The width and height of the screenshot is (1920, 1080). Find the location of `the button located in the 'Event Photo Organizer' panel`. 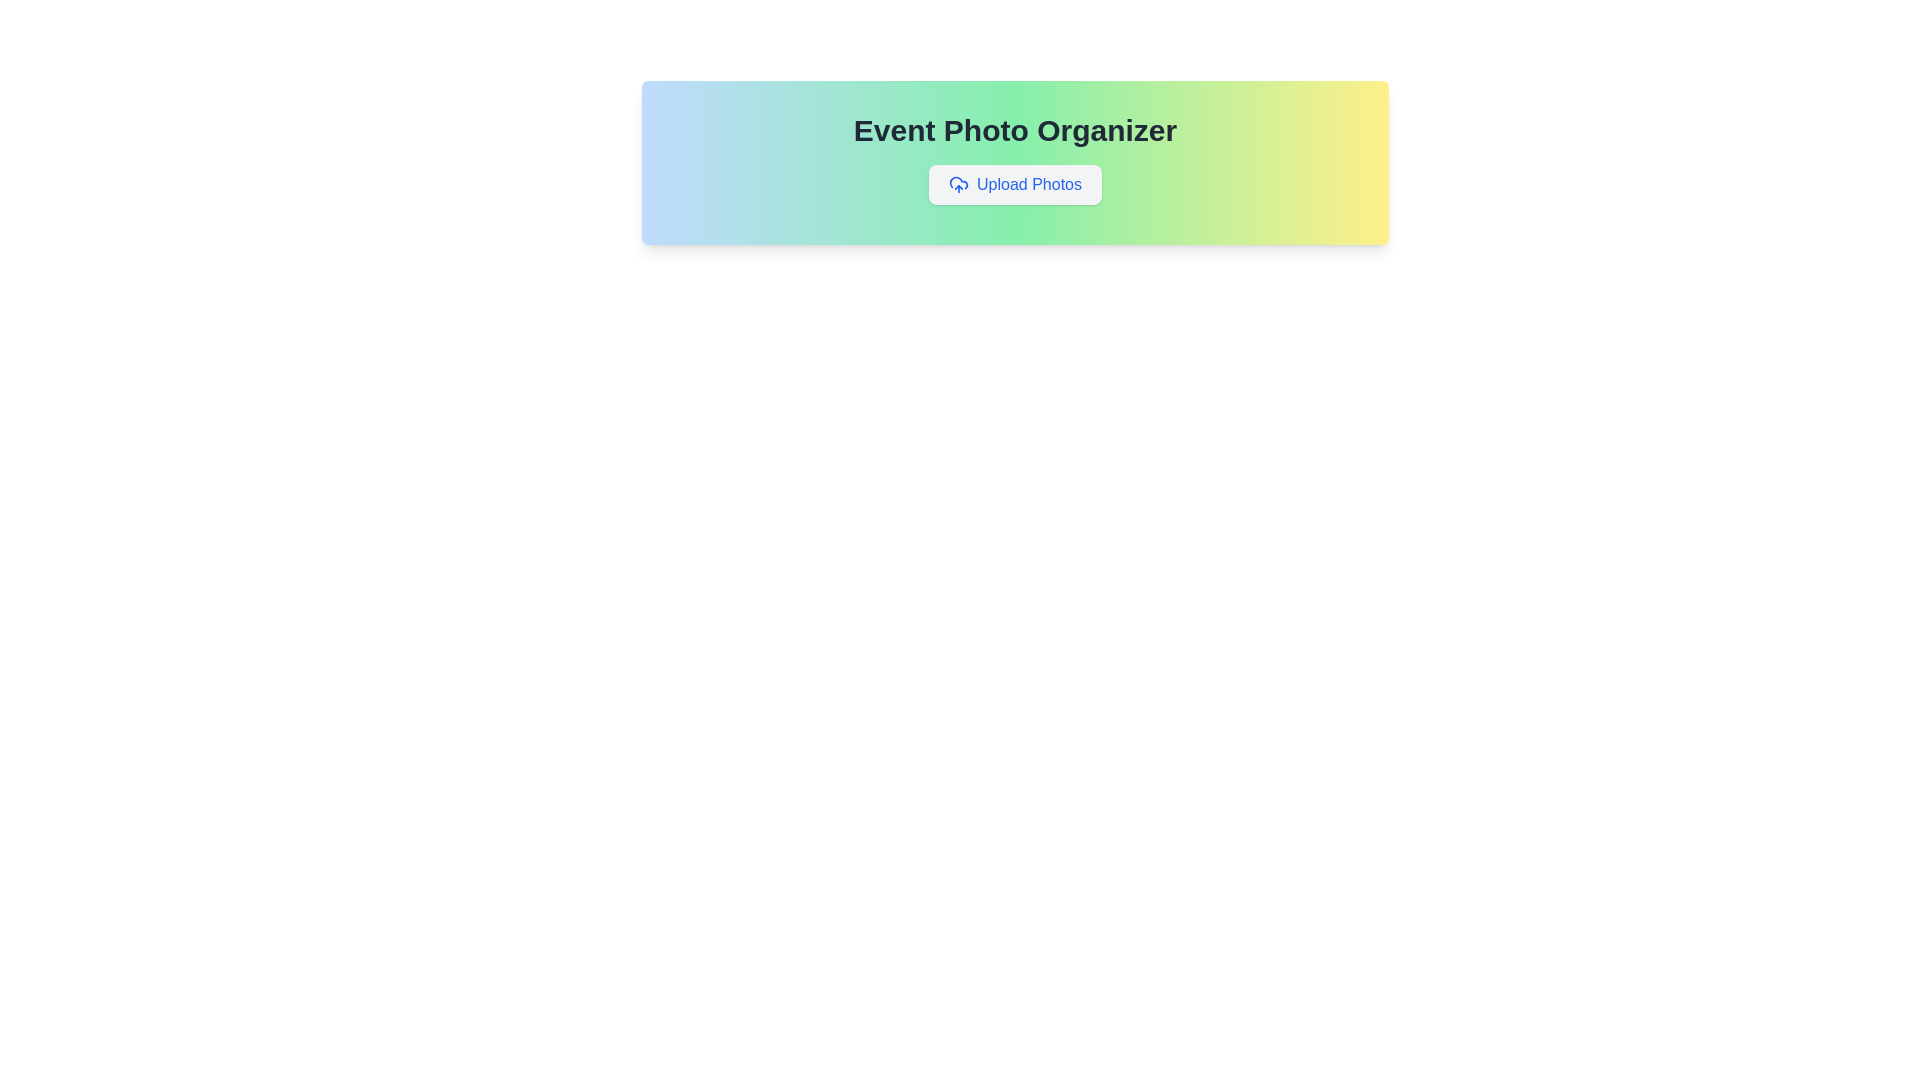

the button located in the 'Event Photo Organizer' panel is located at coordinates (1015, 185).